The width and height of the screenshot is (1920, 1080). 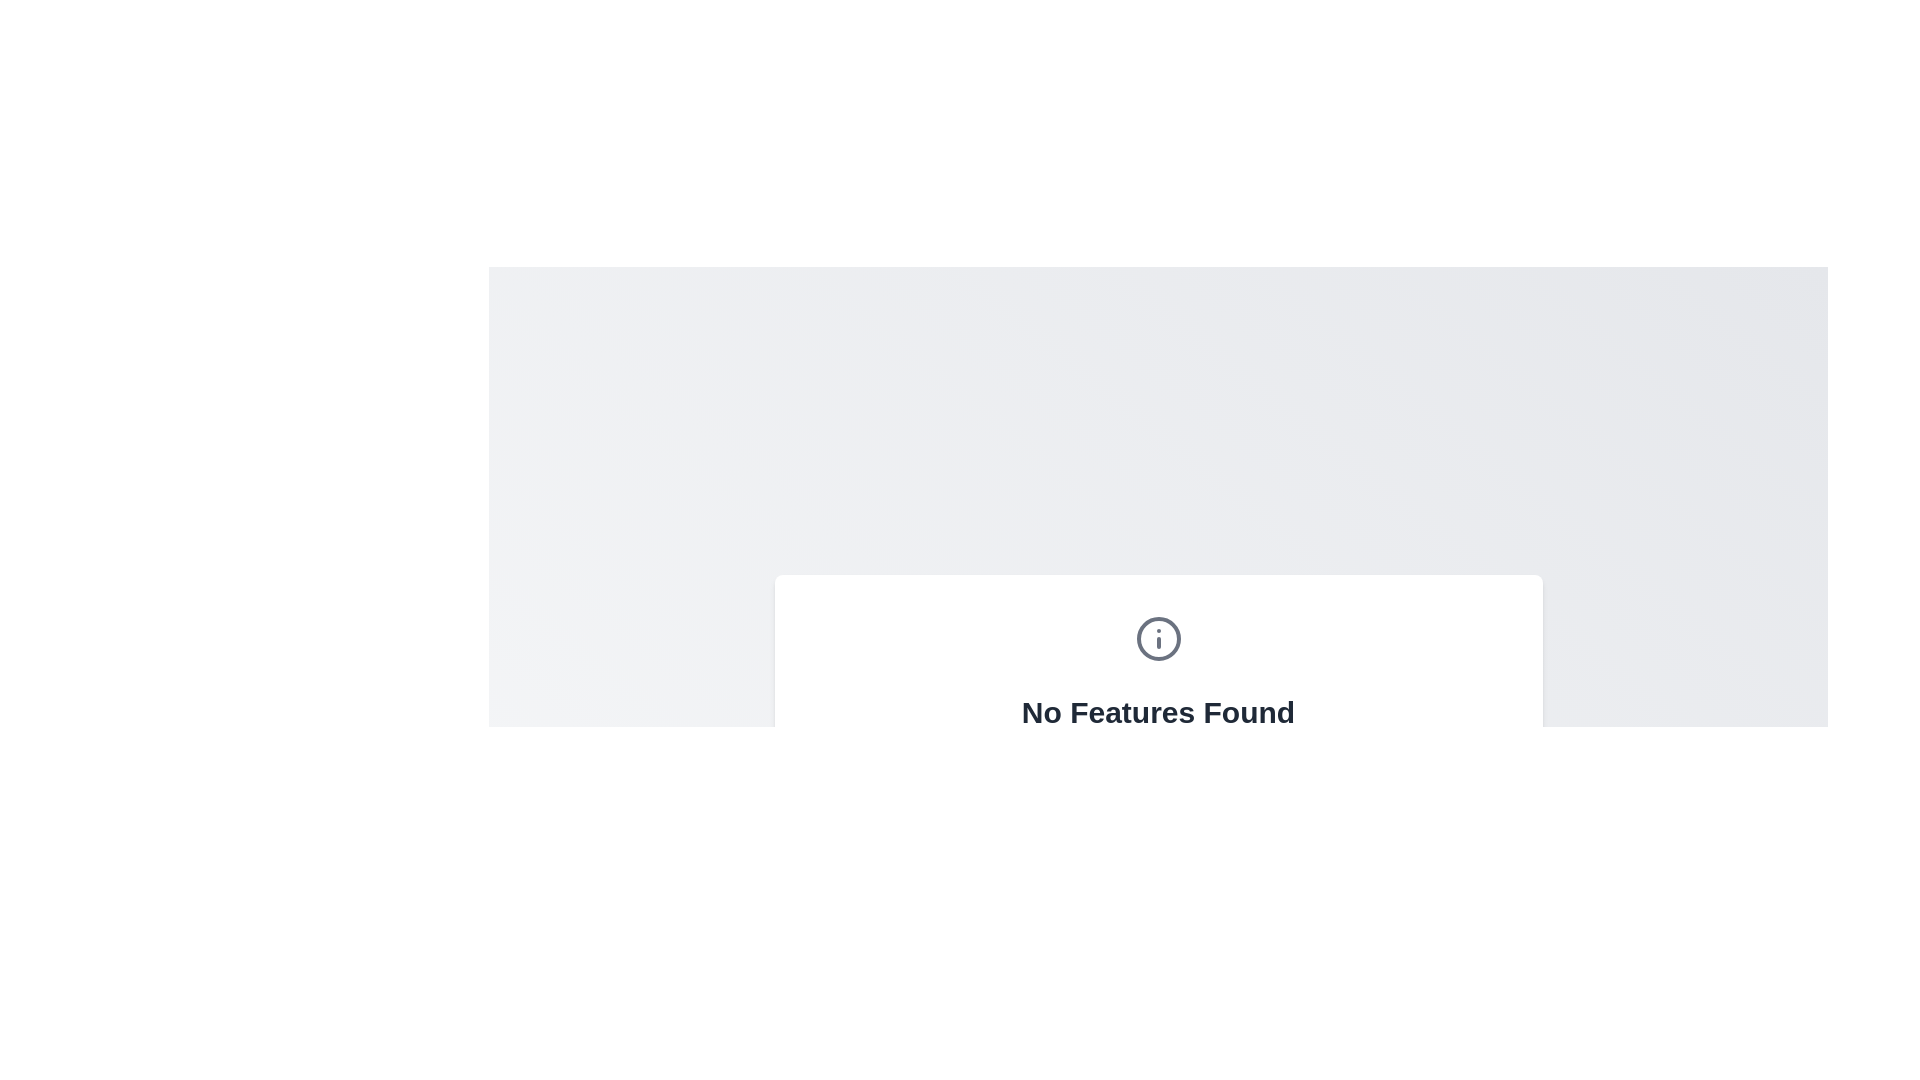 What do you see at coordinates (1158, 639) in the screenshot?
I see `the alert icon located centrally above the heading text 'No Features Found' in the card interface` at bounding box center [1158, 639].